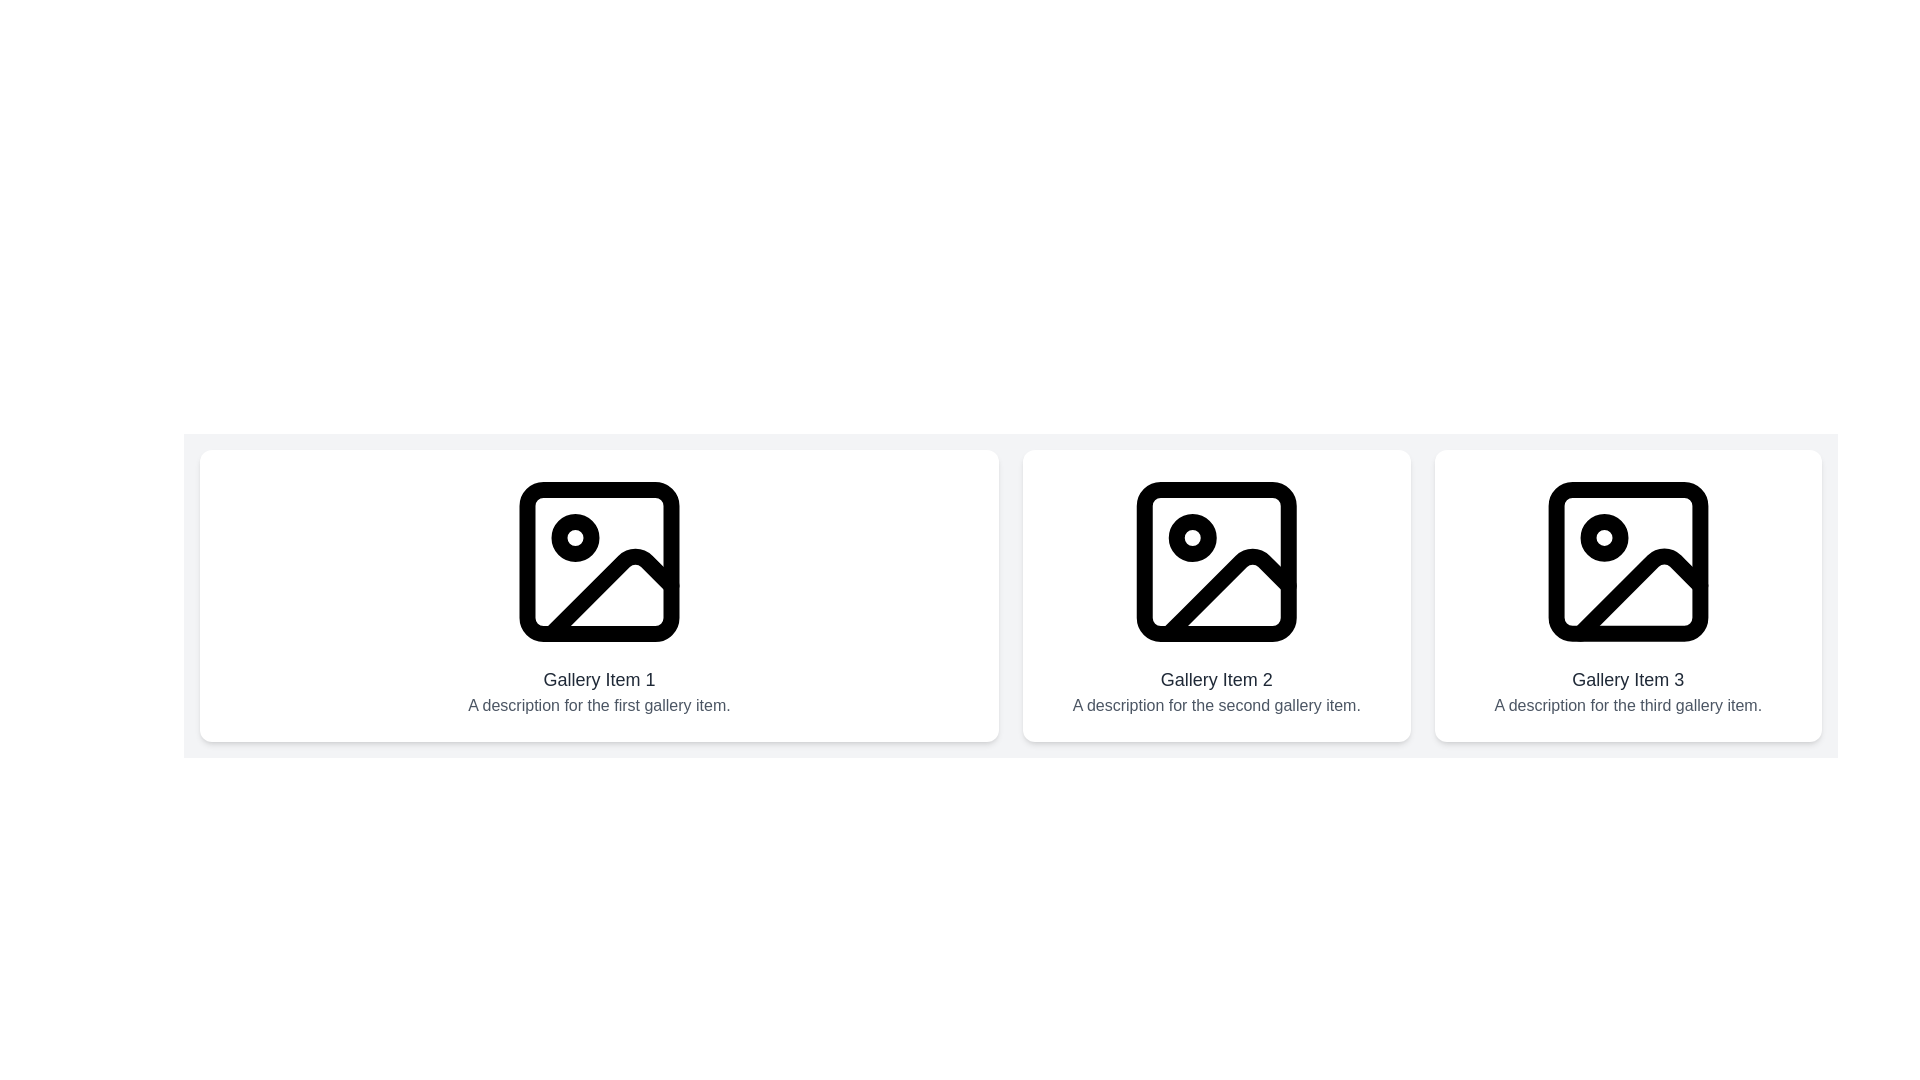 Image resolution: width=1920 pixels, height=1080 pixels. I want to click on the static text element that provides descriptive information for 'Gallery Item 1', which is positioned below it and centered within the gallery item card, so click(598, 704).